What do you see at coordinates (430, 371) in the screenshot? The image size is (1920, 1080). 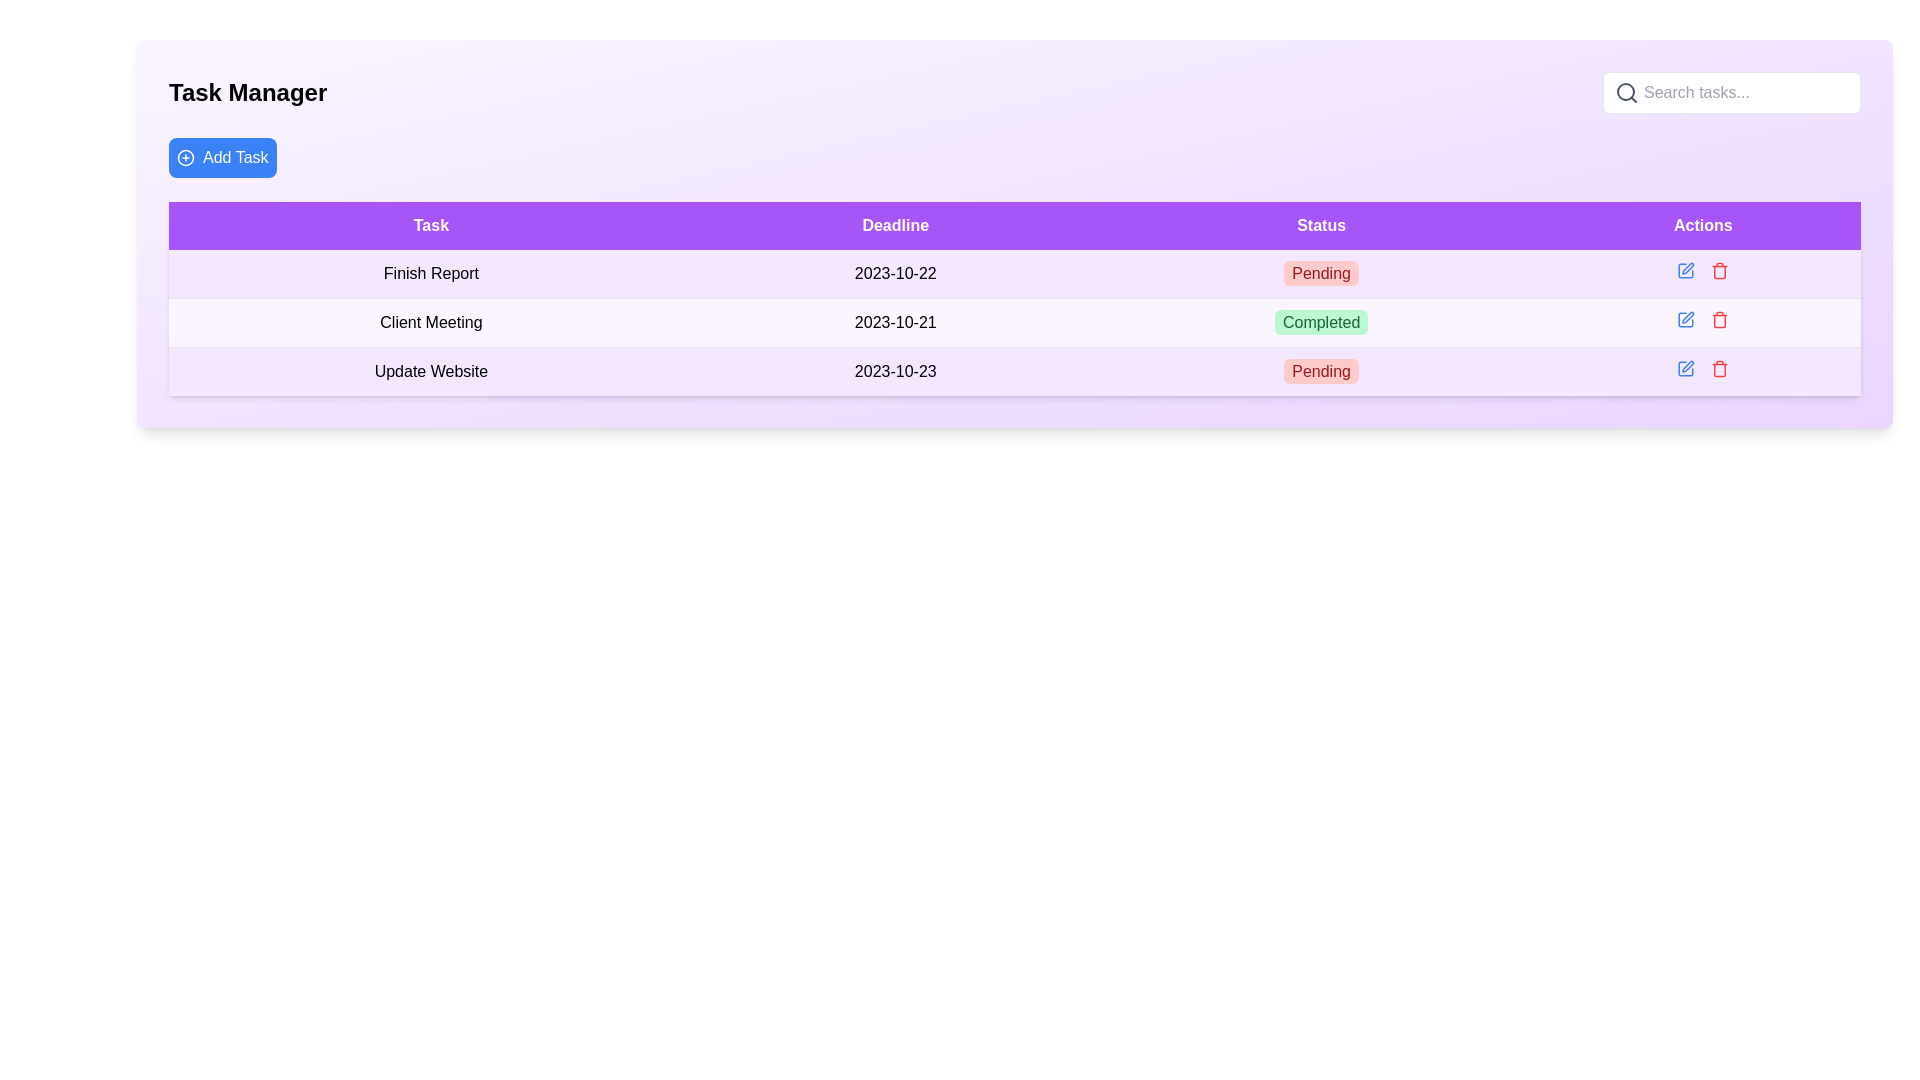 I see `the textual label that says 'Update Website', which is located in the 'Task' column of the third row of the table layout, directly below 'Client Meeting'` at bounding box center [430, 371].